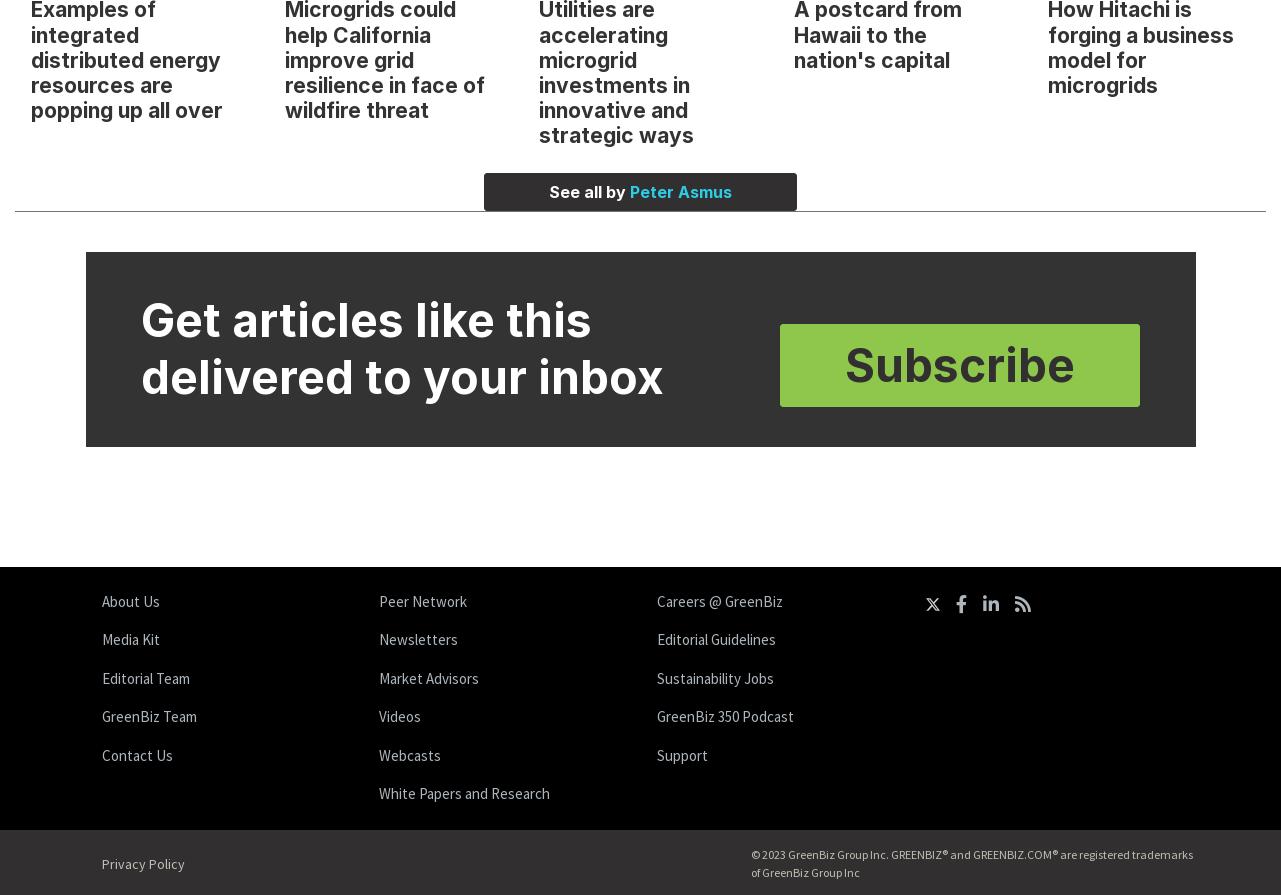 This screenshot has width=1281, height=895. Describe the element at coordinates (400, 715) in the screenshot. I see `'Videos'` at that location.